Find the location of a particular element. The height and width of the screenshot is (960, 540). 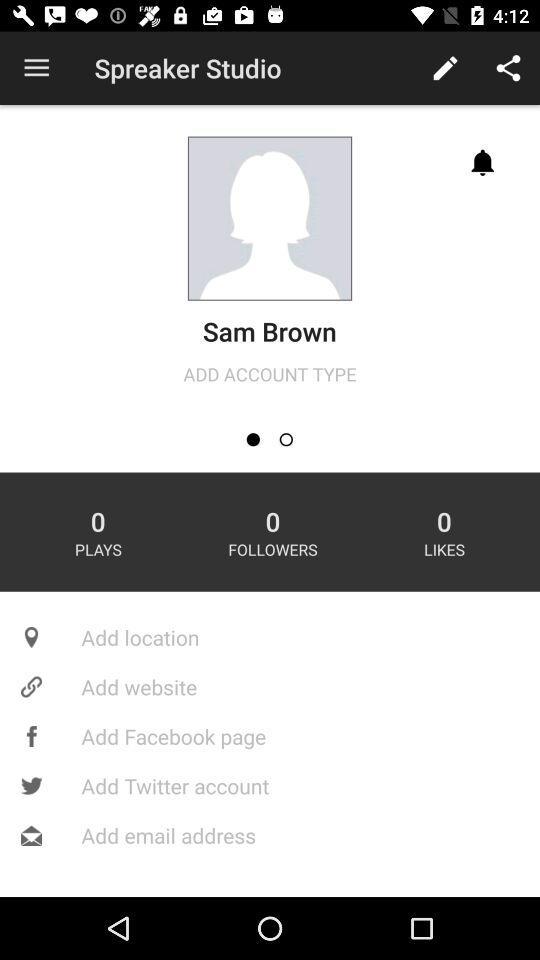

add facebook page item is located at coordinates (270, 735).